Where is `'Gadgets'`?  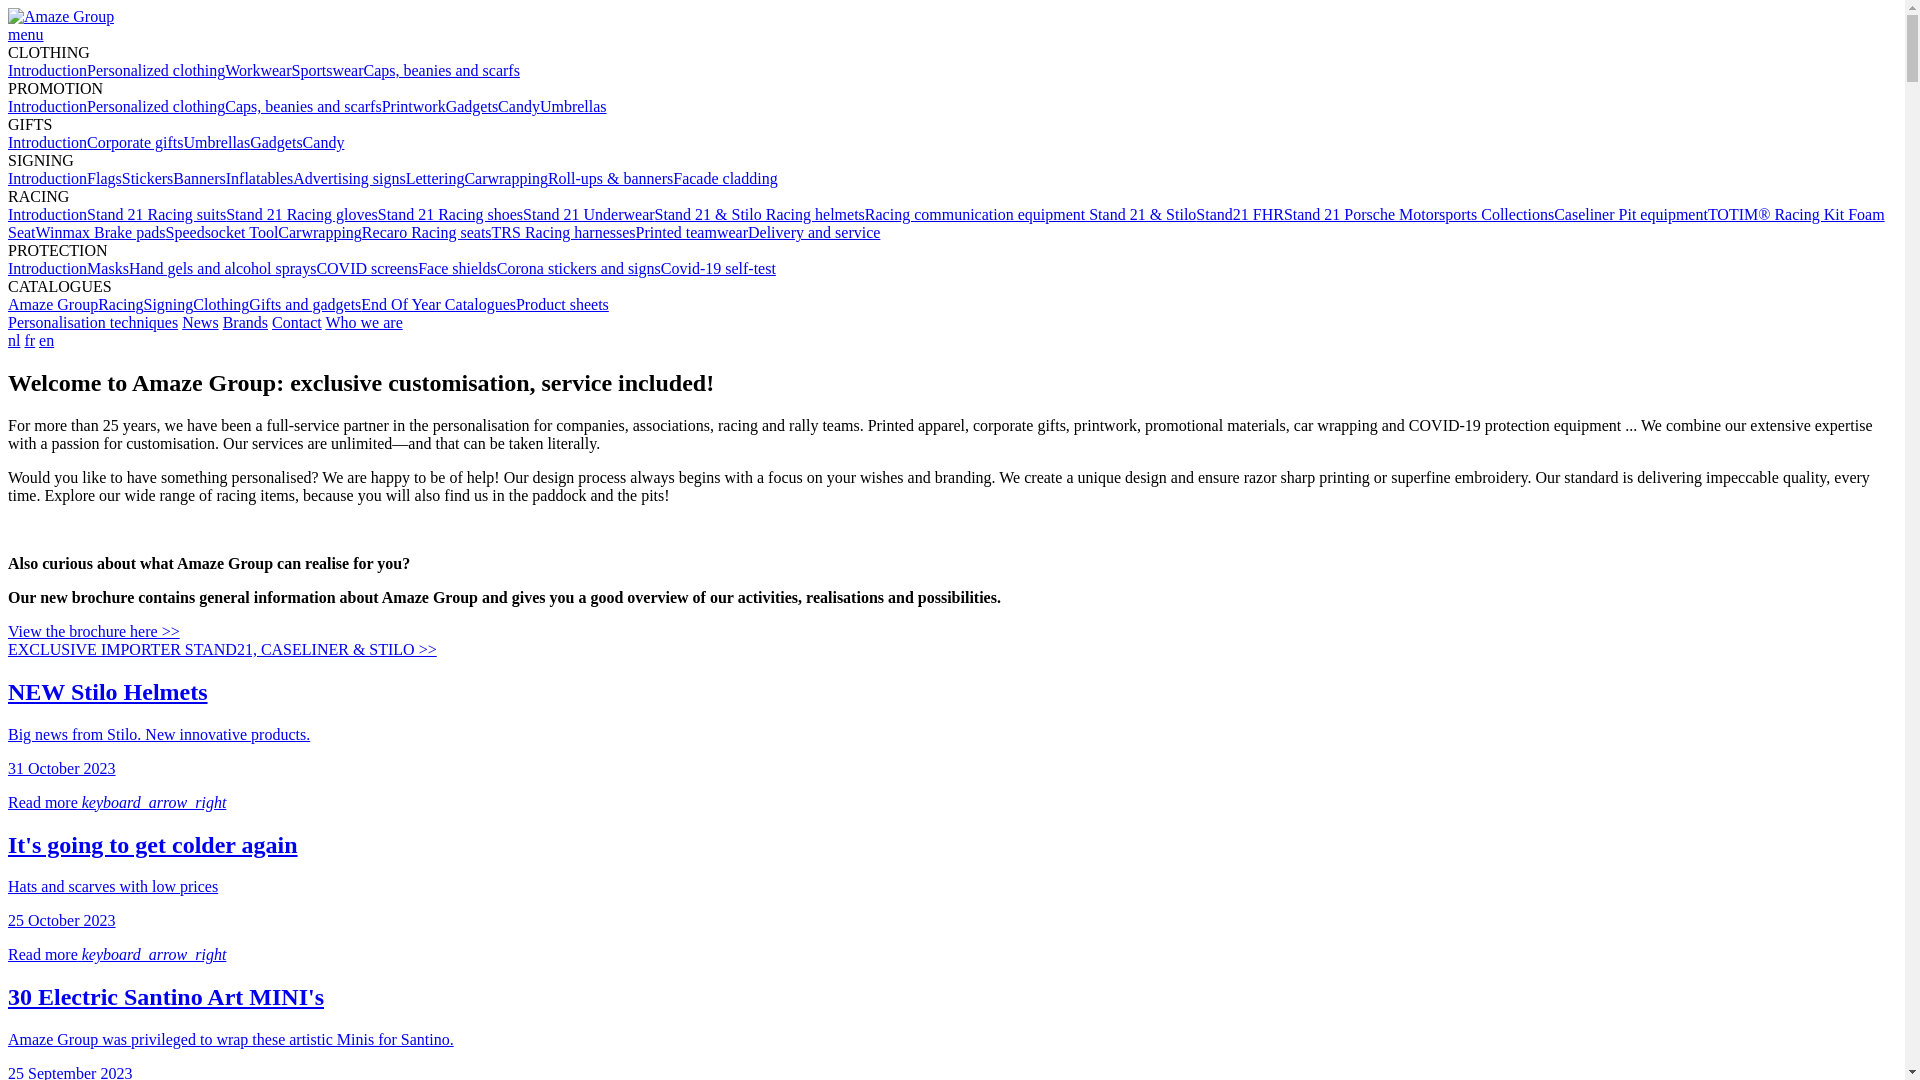
'Gadgets' is located at coordinates (248, 141).